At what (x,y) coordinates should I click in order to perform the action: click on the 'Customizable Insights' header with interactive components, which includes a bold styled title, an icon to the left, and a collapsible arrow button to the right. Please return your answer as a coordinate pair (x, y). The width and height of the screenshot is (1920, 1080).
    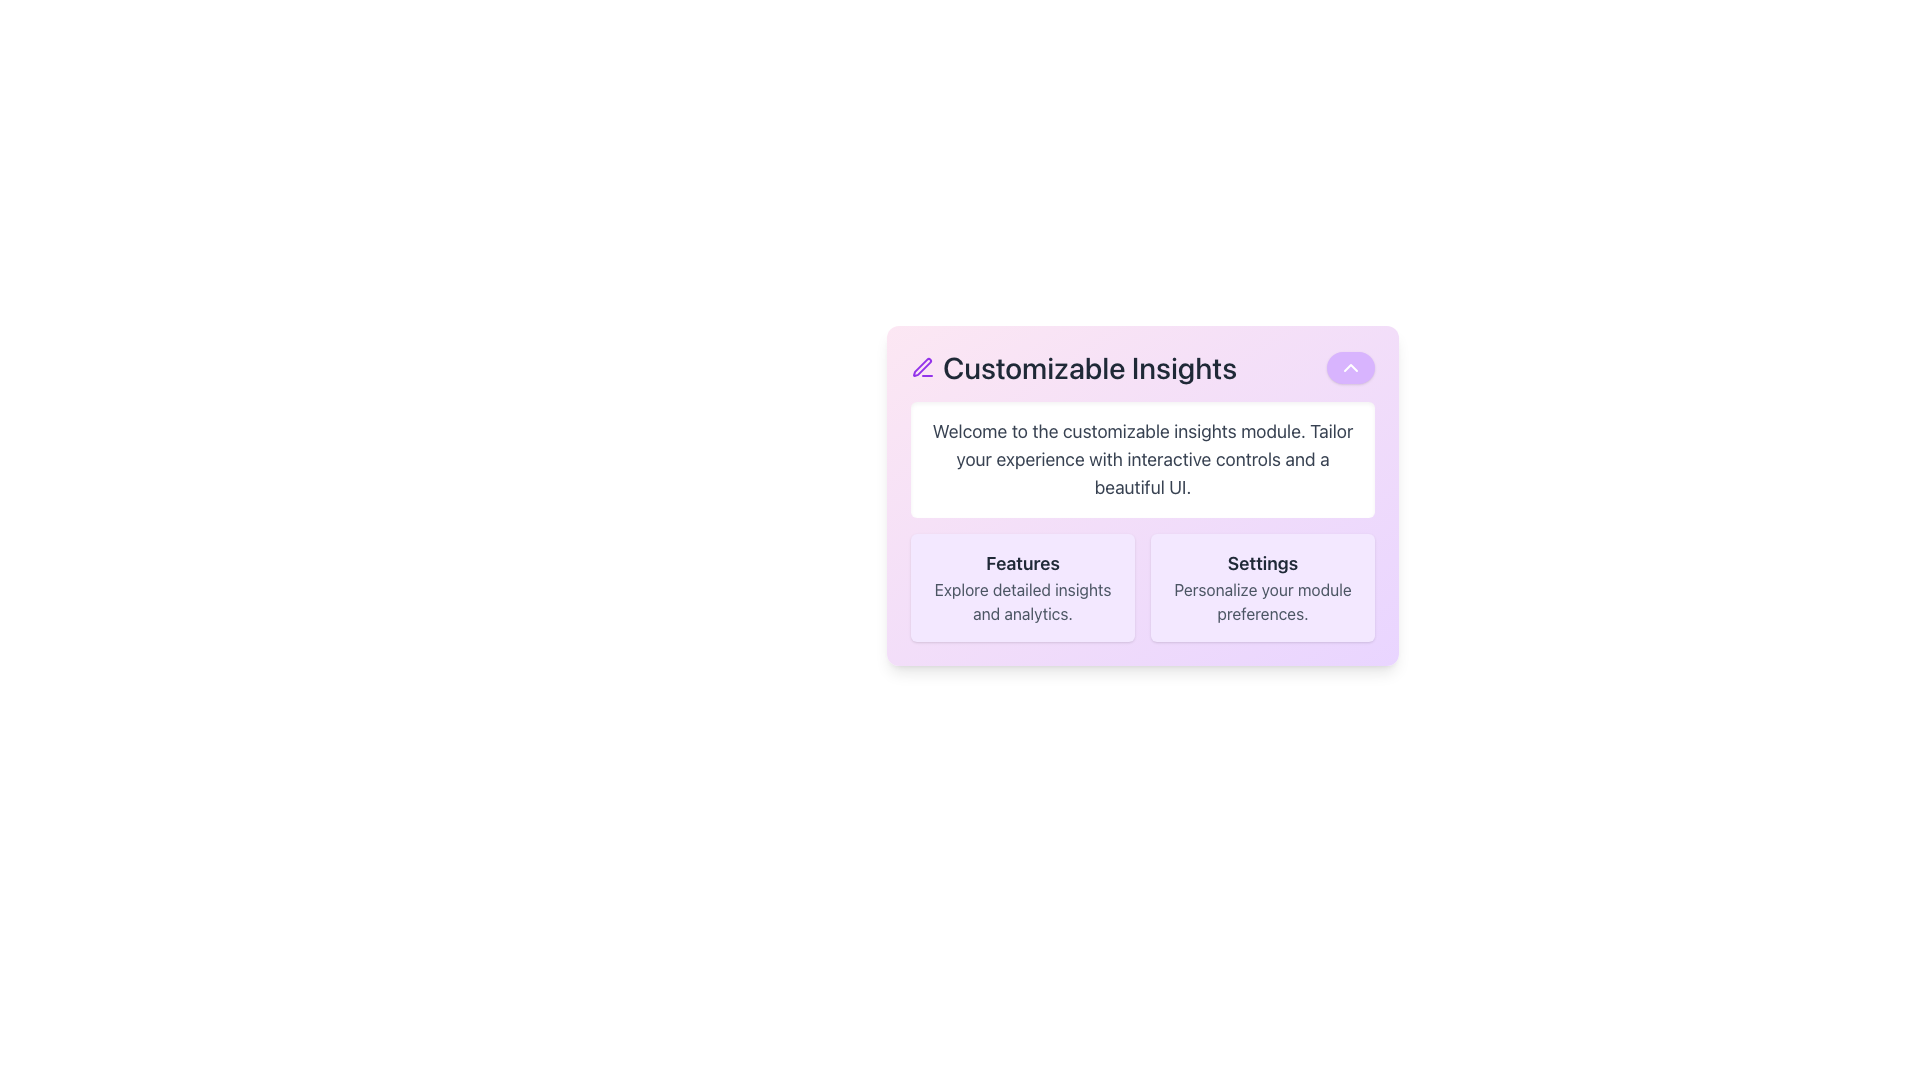
    Looking at the image, I should click on (1142, 367).